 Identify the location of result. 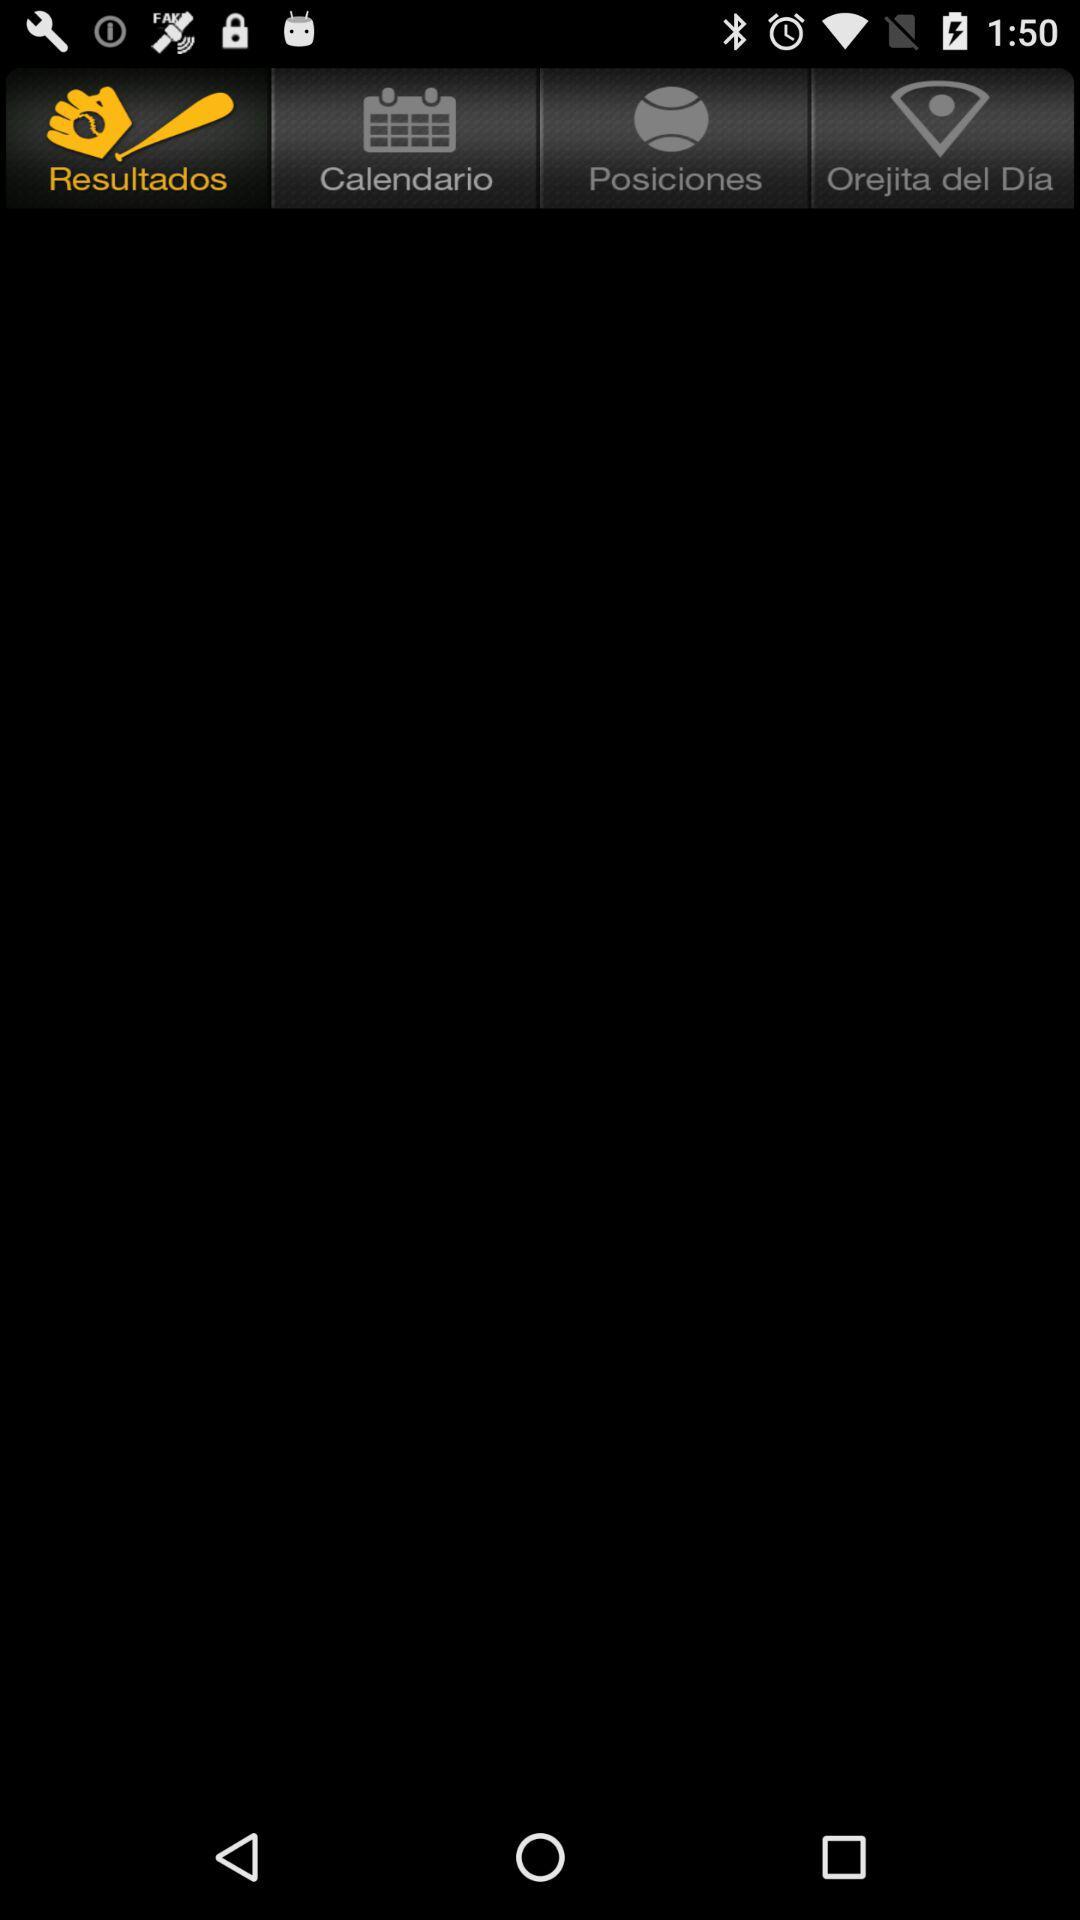
(135, 137).